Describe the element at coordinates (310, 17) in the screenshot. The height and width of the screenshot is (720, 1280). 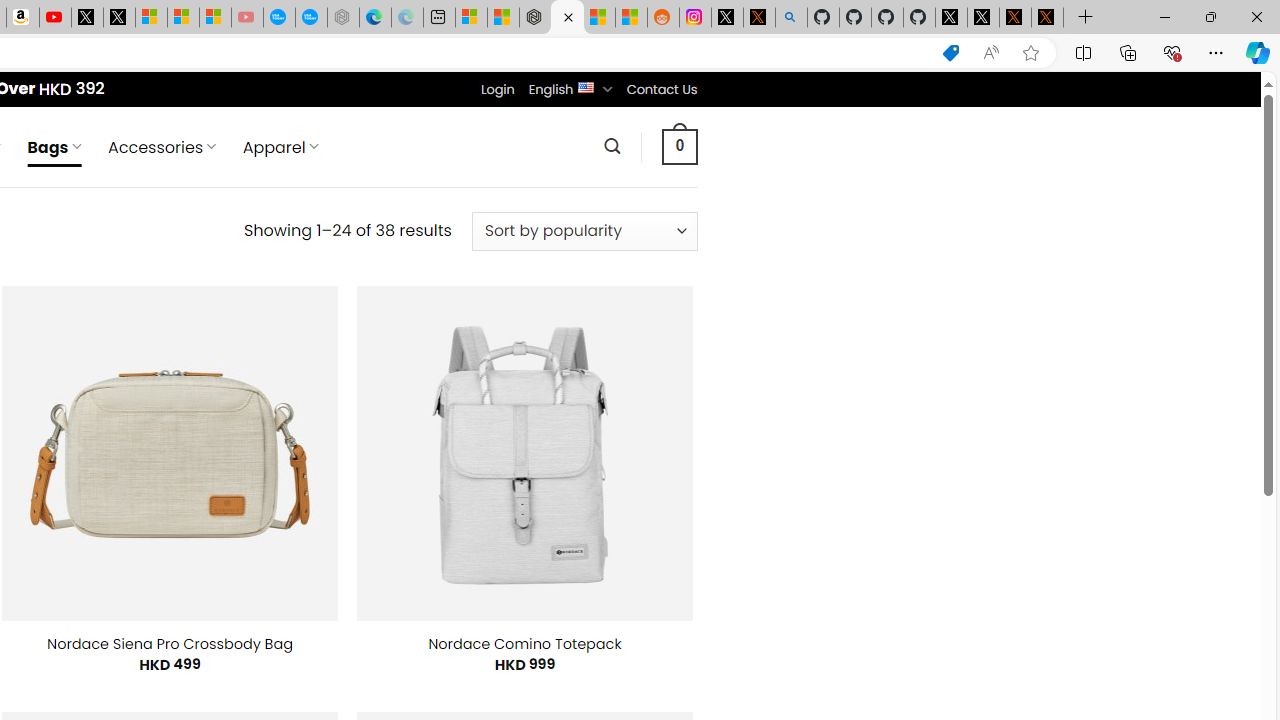
I see `'The most popular Google '` at that location.